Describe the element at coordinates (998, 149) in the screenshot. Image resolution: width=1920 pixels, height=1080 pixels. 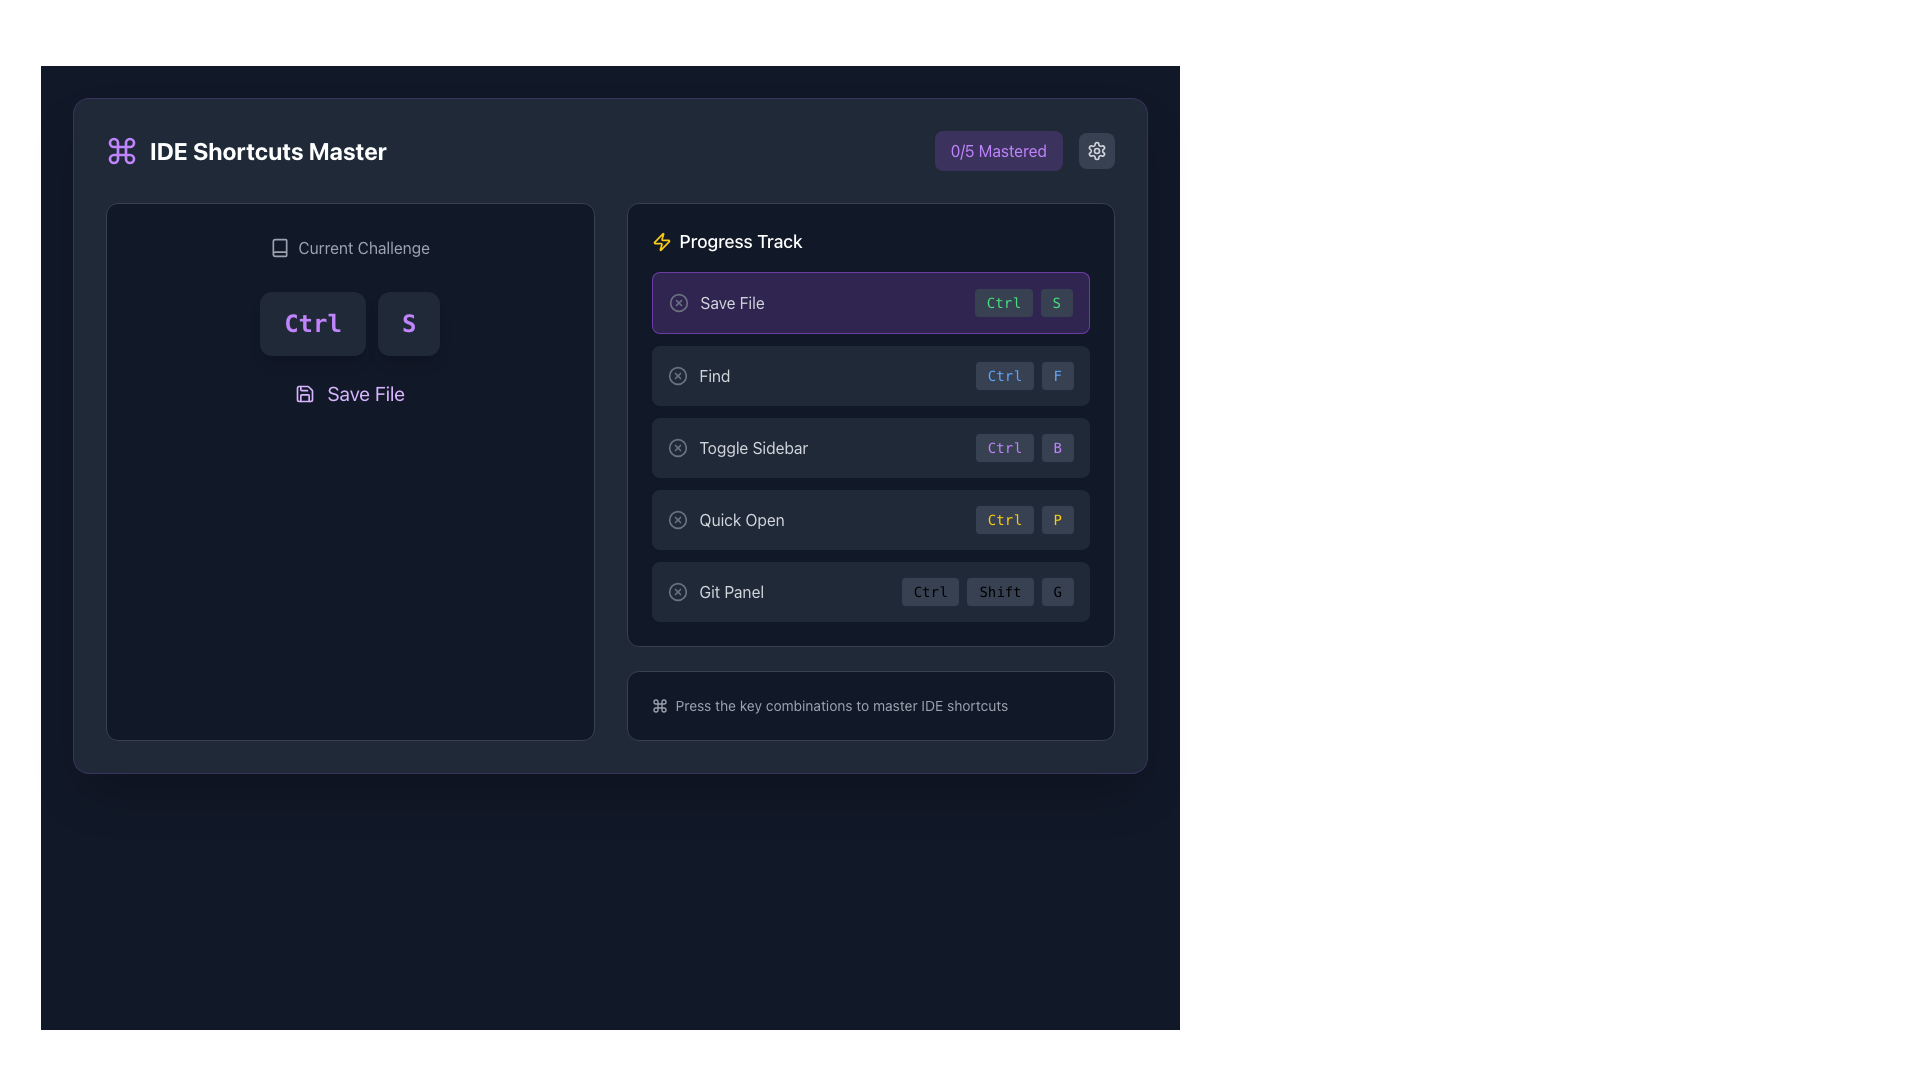
I see `the static text label displaying '0/5 Mastered', which has a light purple background and is located in the top-right corner adjacent to the settings icon` at that location.